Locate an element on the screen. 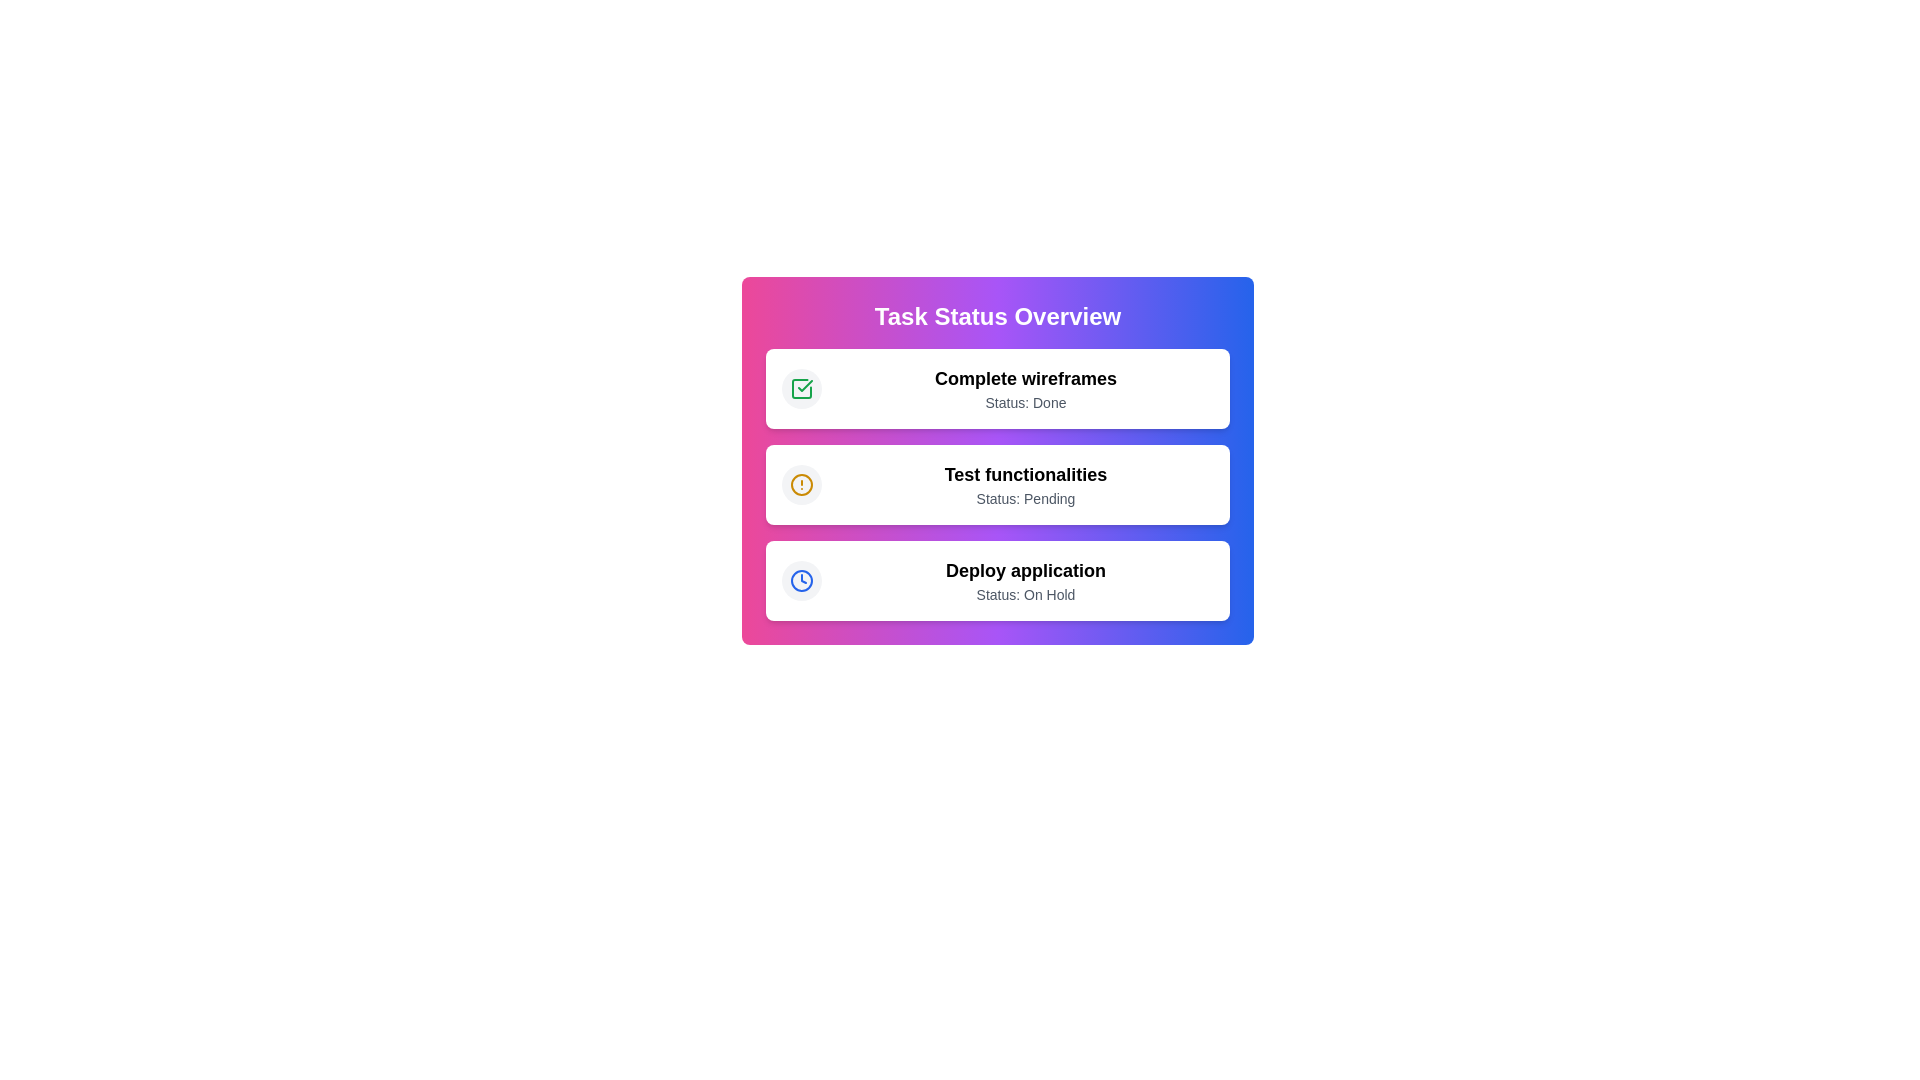 This screenshot has height=1080, width=1920. the task 'Deploy application' from the list to highlight it is located at coordinates (998, 581).